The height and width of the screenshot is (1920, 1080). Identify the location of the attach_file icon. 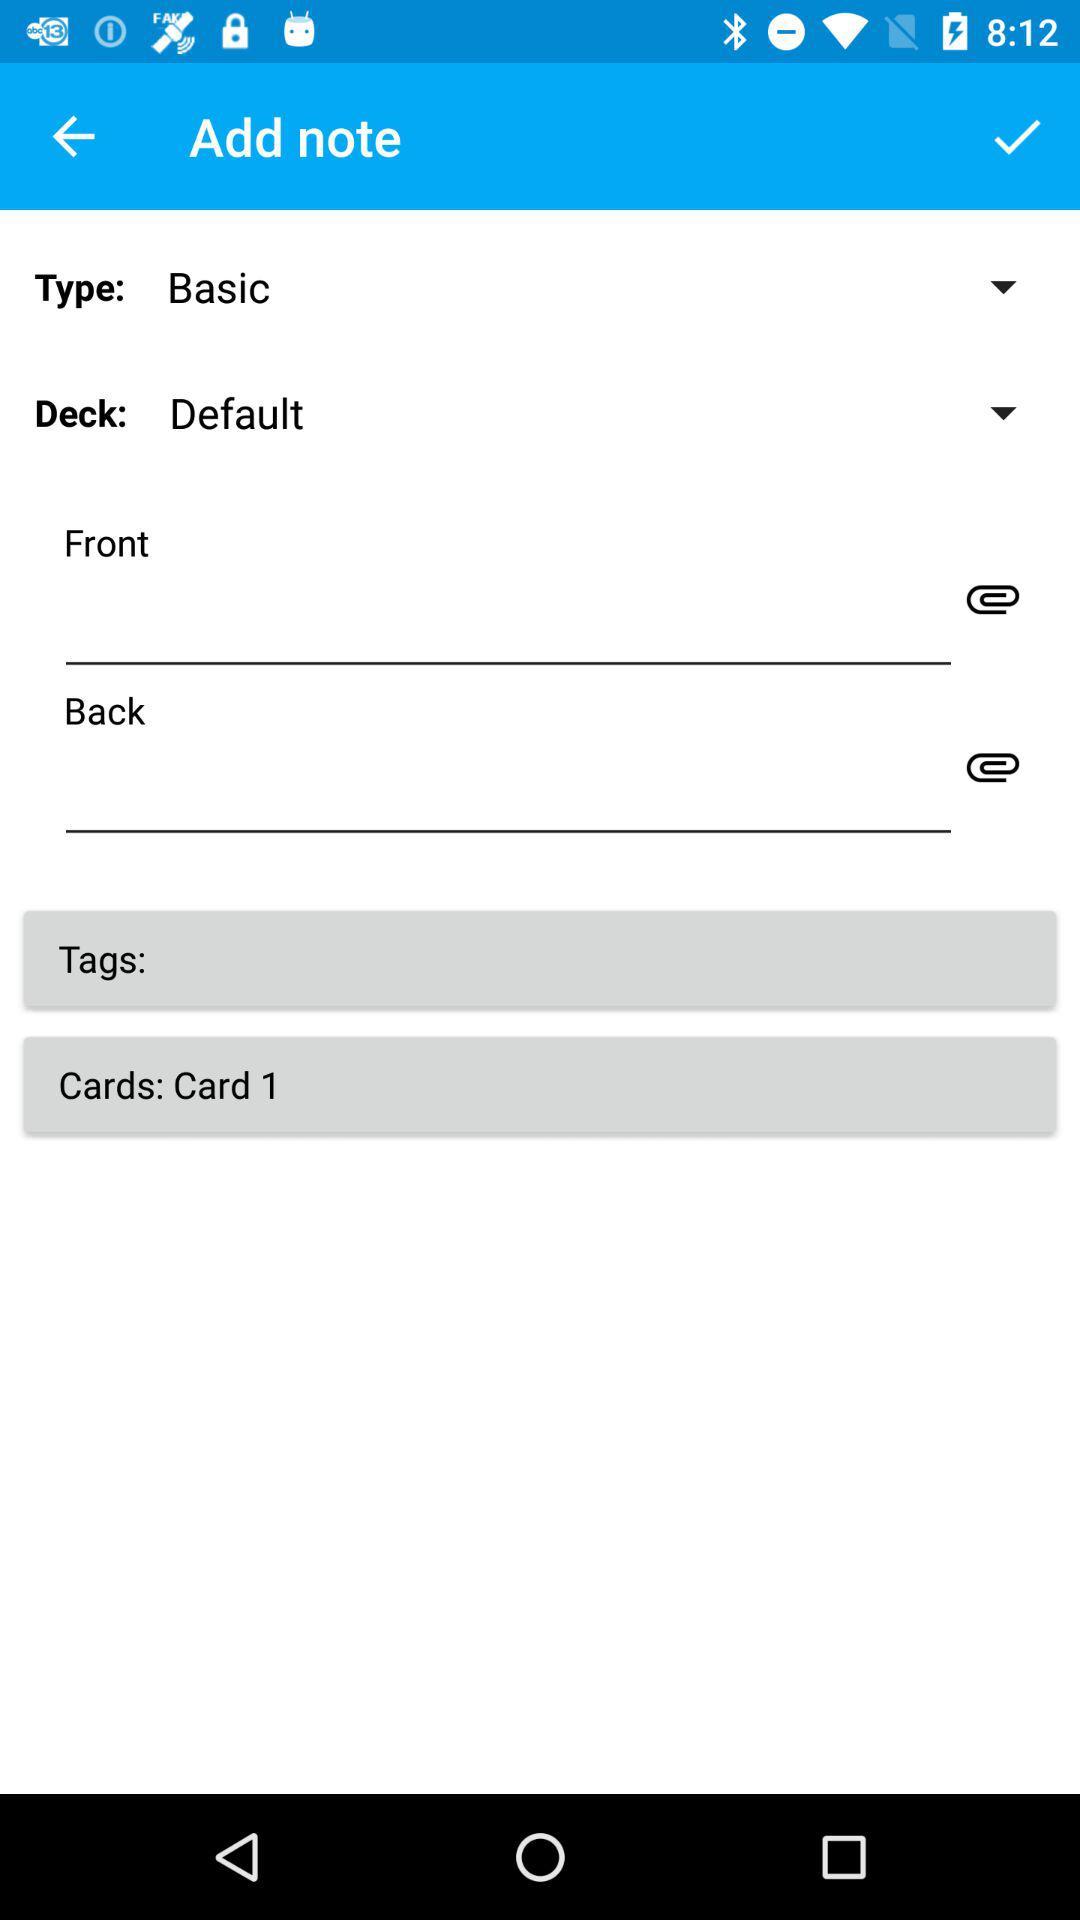
(992, 597).